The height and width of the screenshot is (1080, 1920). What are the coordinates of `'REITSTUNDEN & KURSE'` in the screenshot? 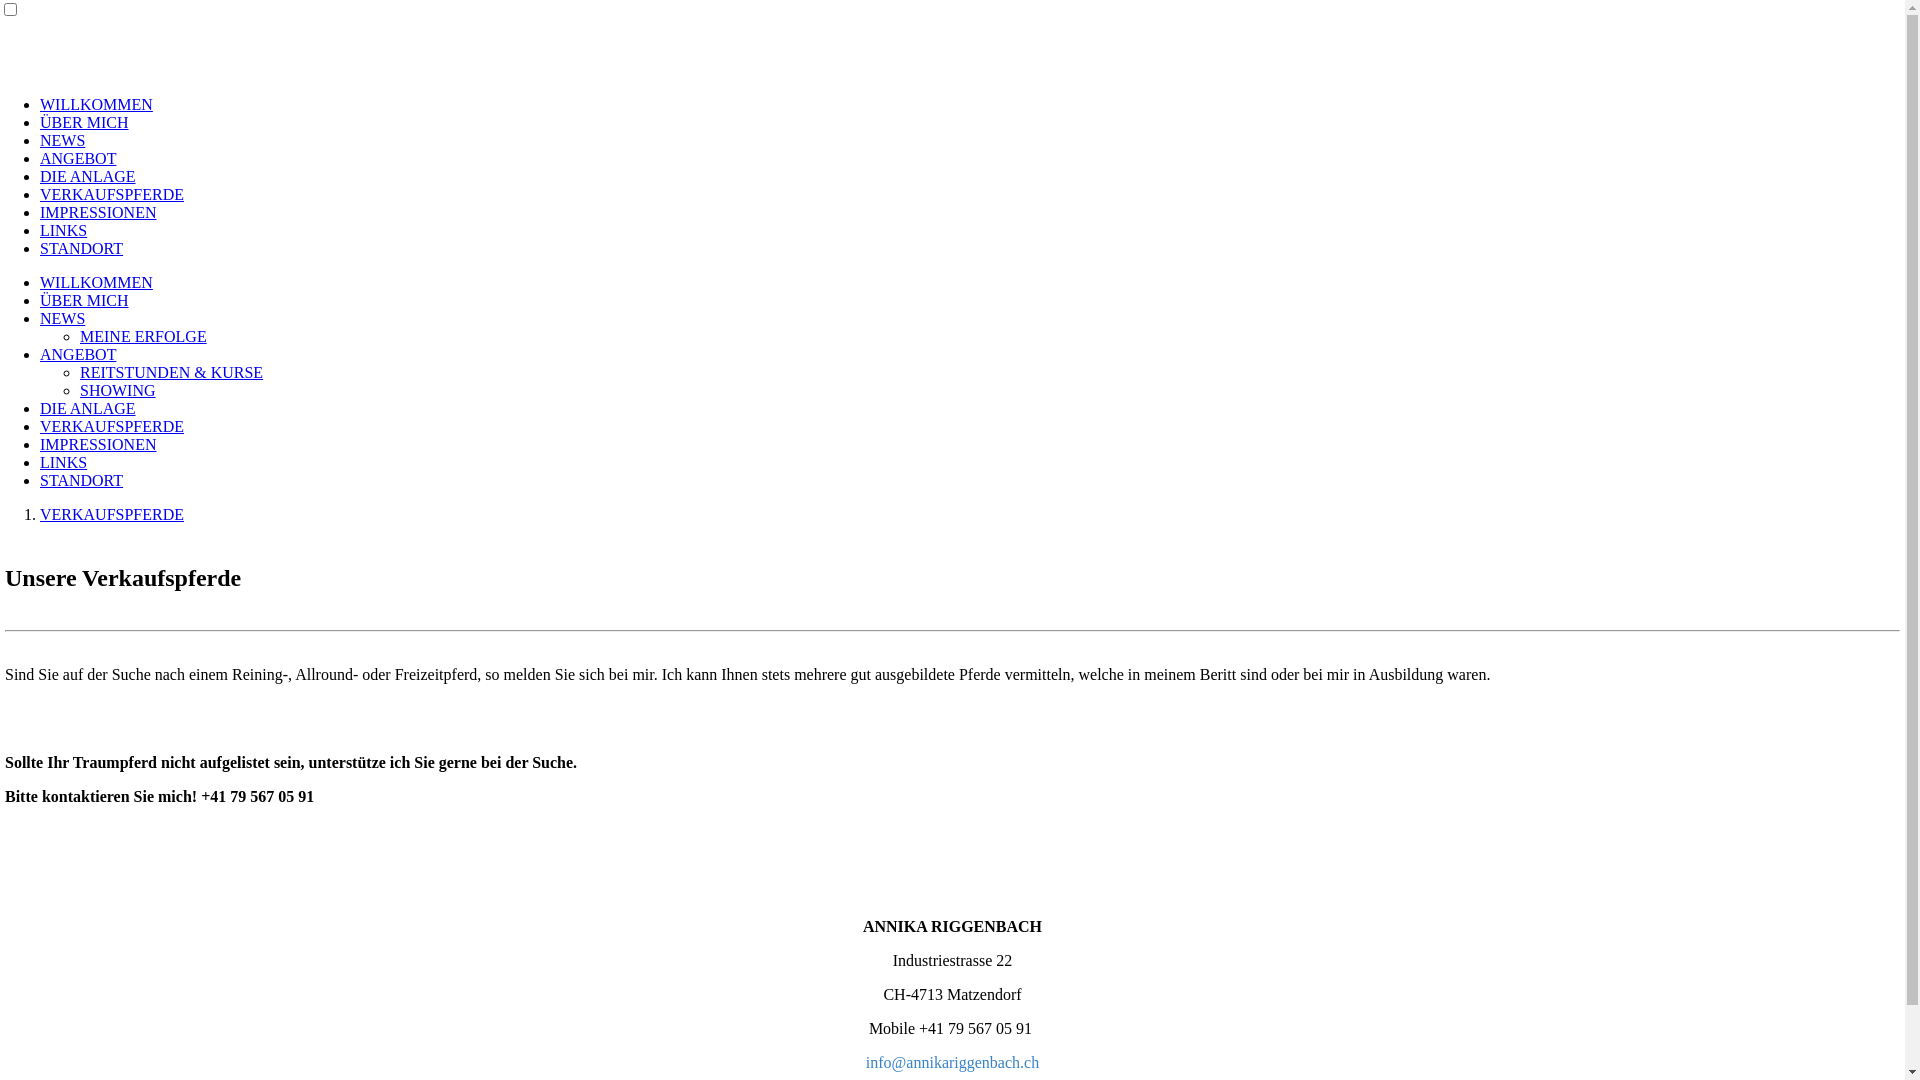 It's located at (80, 372).